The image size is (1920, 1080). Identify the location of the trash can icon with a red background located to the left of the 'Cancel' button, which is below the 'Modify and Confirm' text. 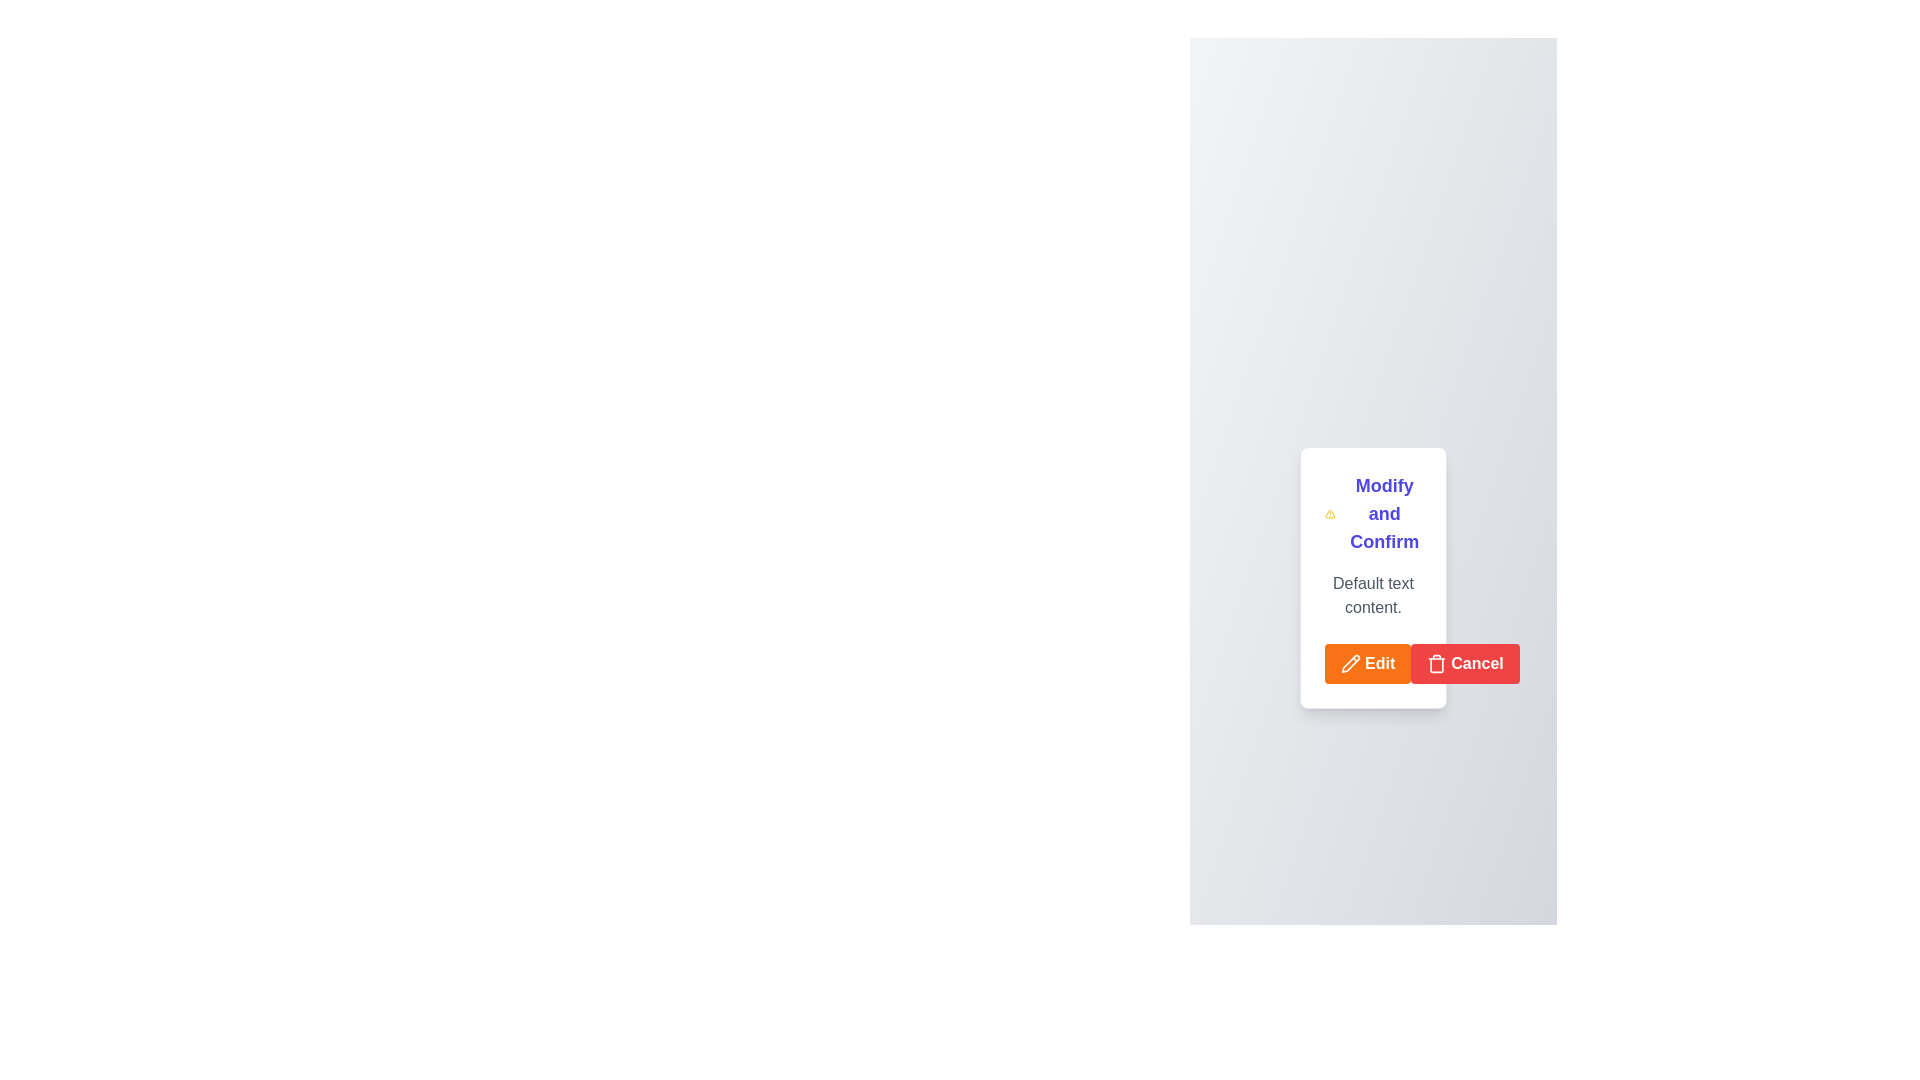
(1436, 663).